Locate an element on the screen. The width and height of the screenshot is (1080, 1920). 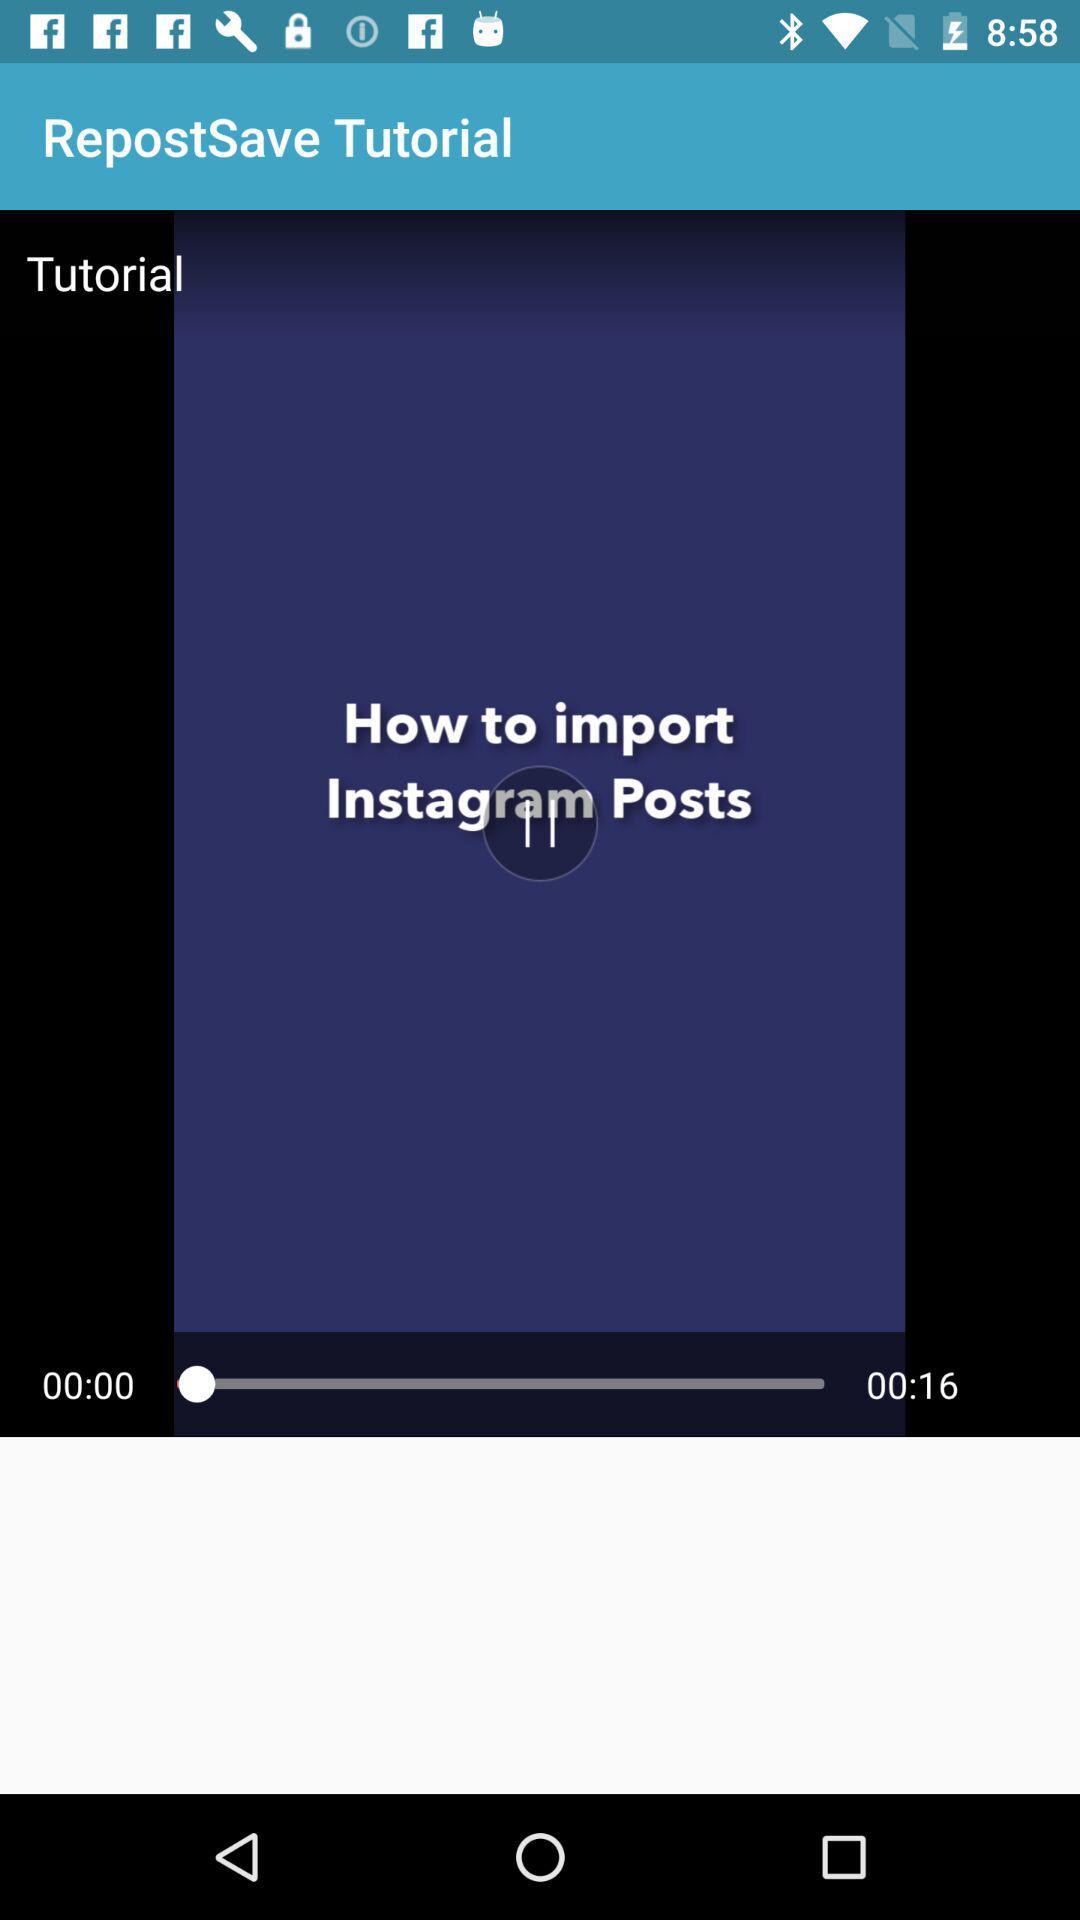
video on and stop button is located at coordinates (540, 823).